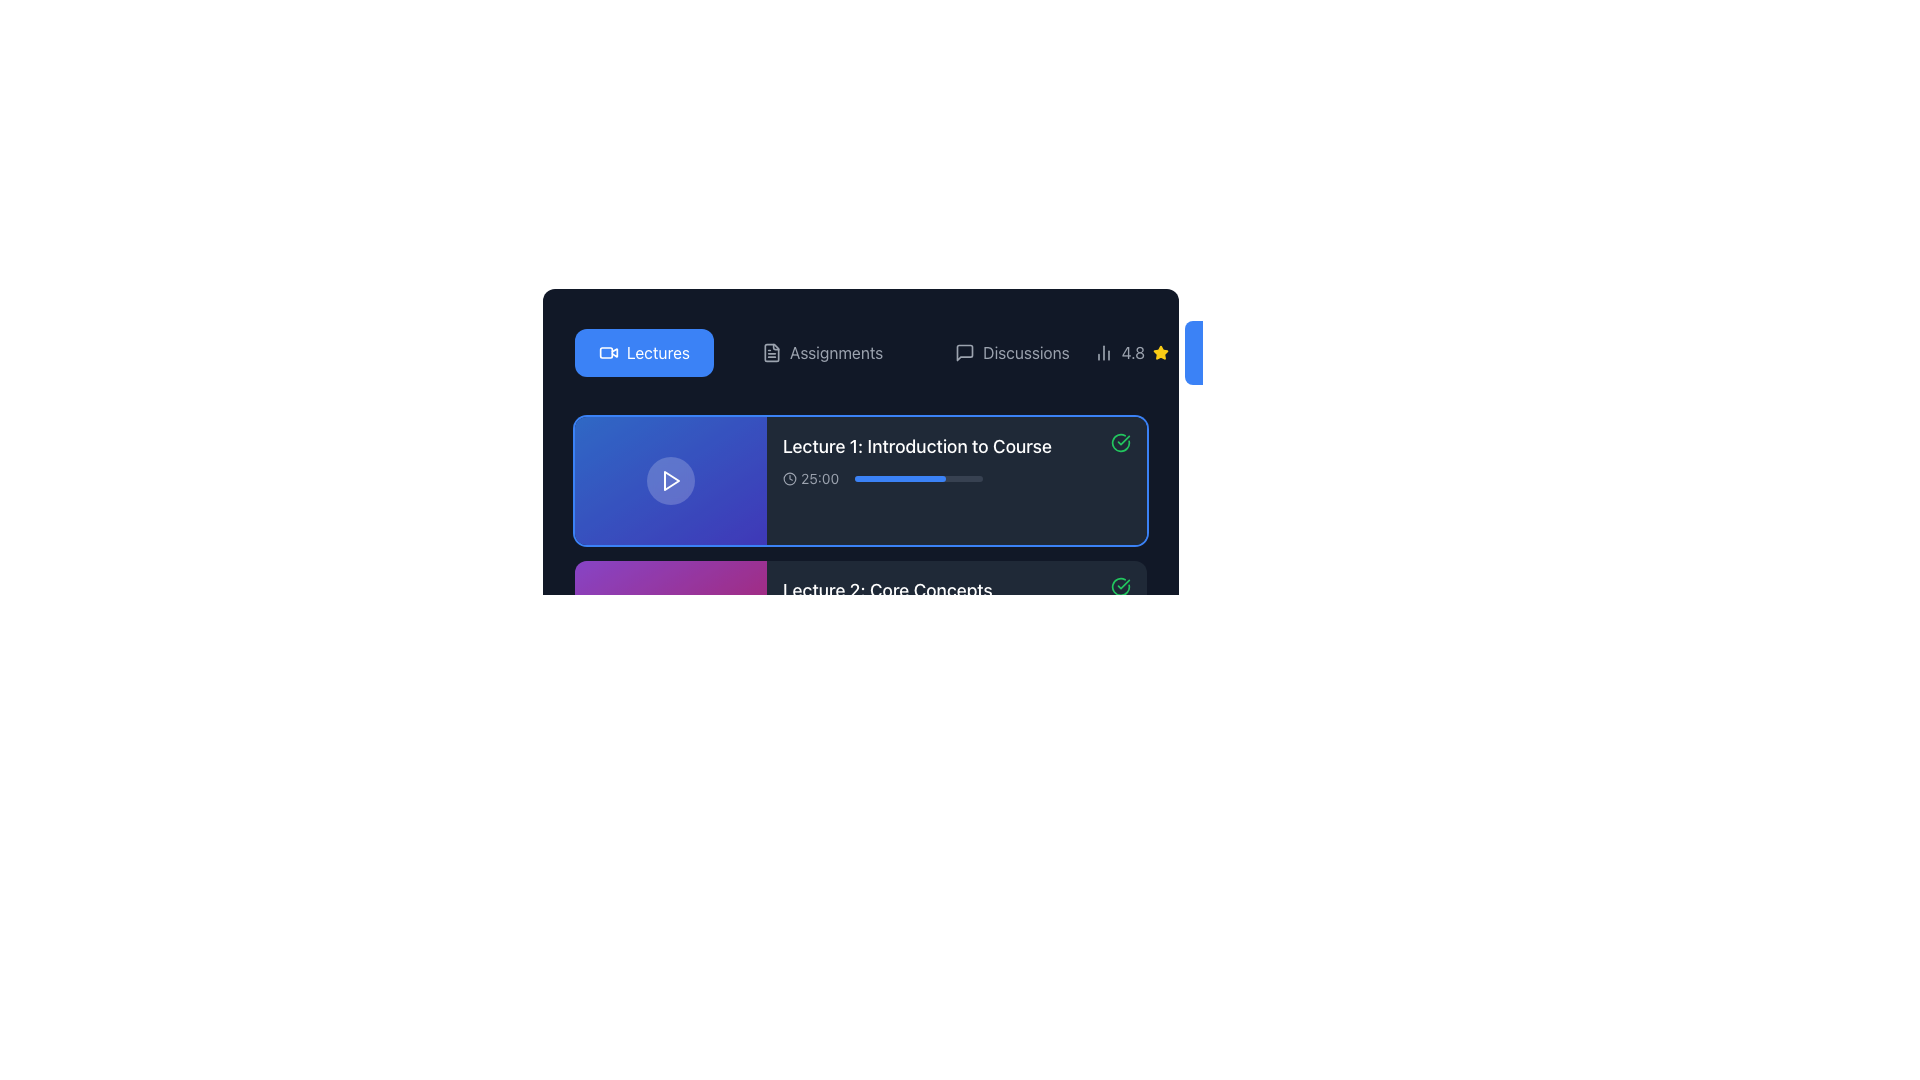 The height and width of the screenshot is (1080, 1920). What do you see at coordinates (1131, 352) in the screenshot?
I see `the text label displaying '4.8' which is styled in gray and located in the upper-right section of the interface, positioned between a bar chart icon on the left and a star icon on the right` at bounding box center [1131, 352].